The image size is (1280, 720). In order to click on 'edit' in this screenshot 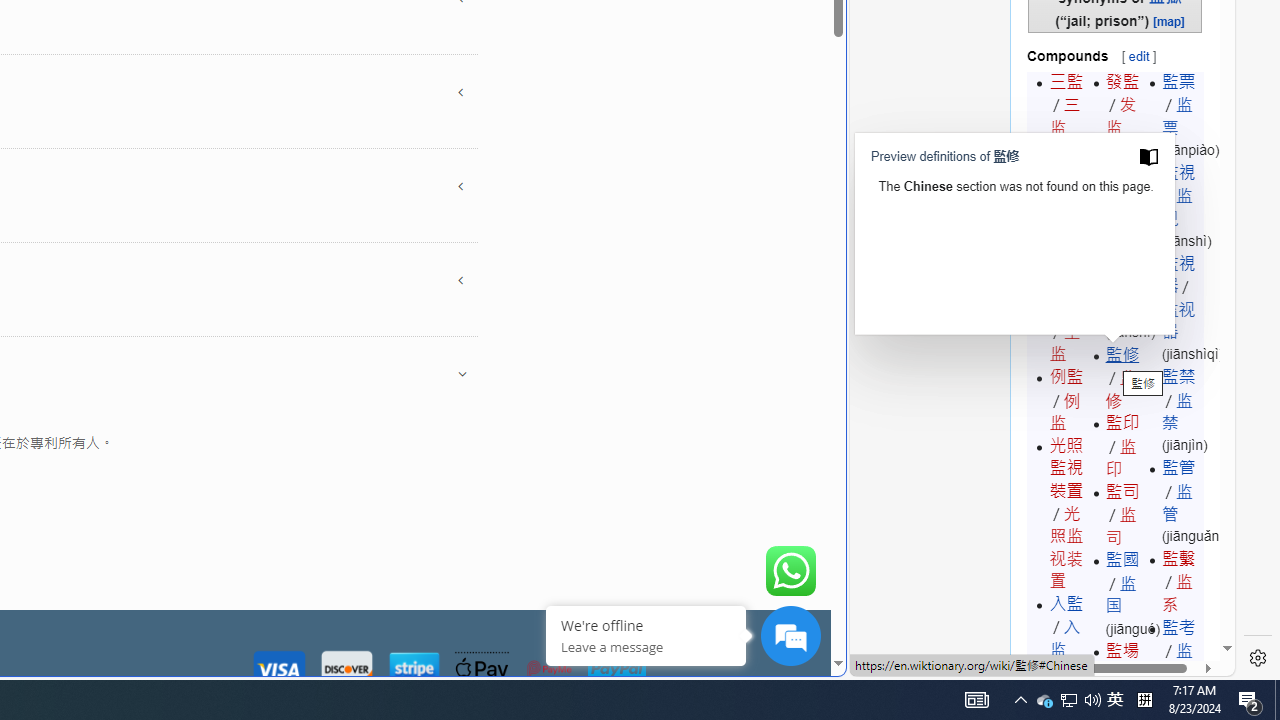, I will do `click(1138, 55)`.